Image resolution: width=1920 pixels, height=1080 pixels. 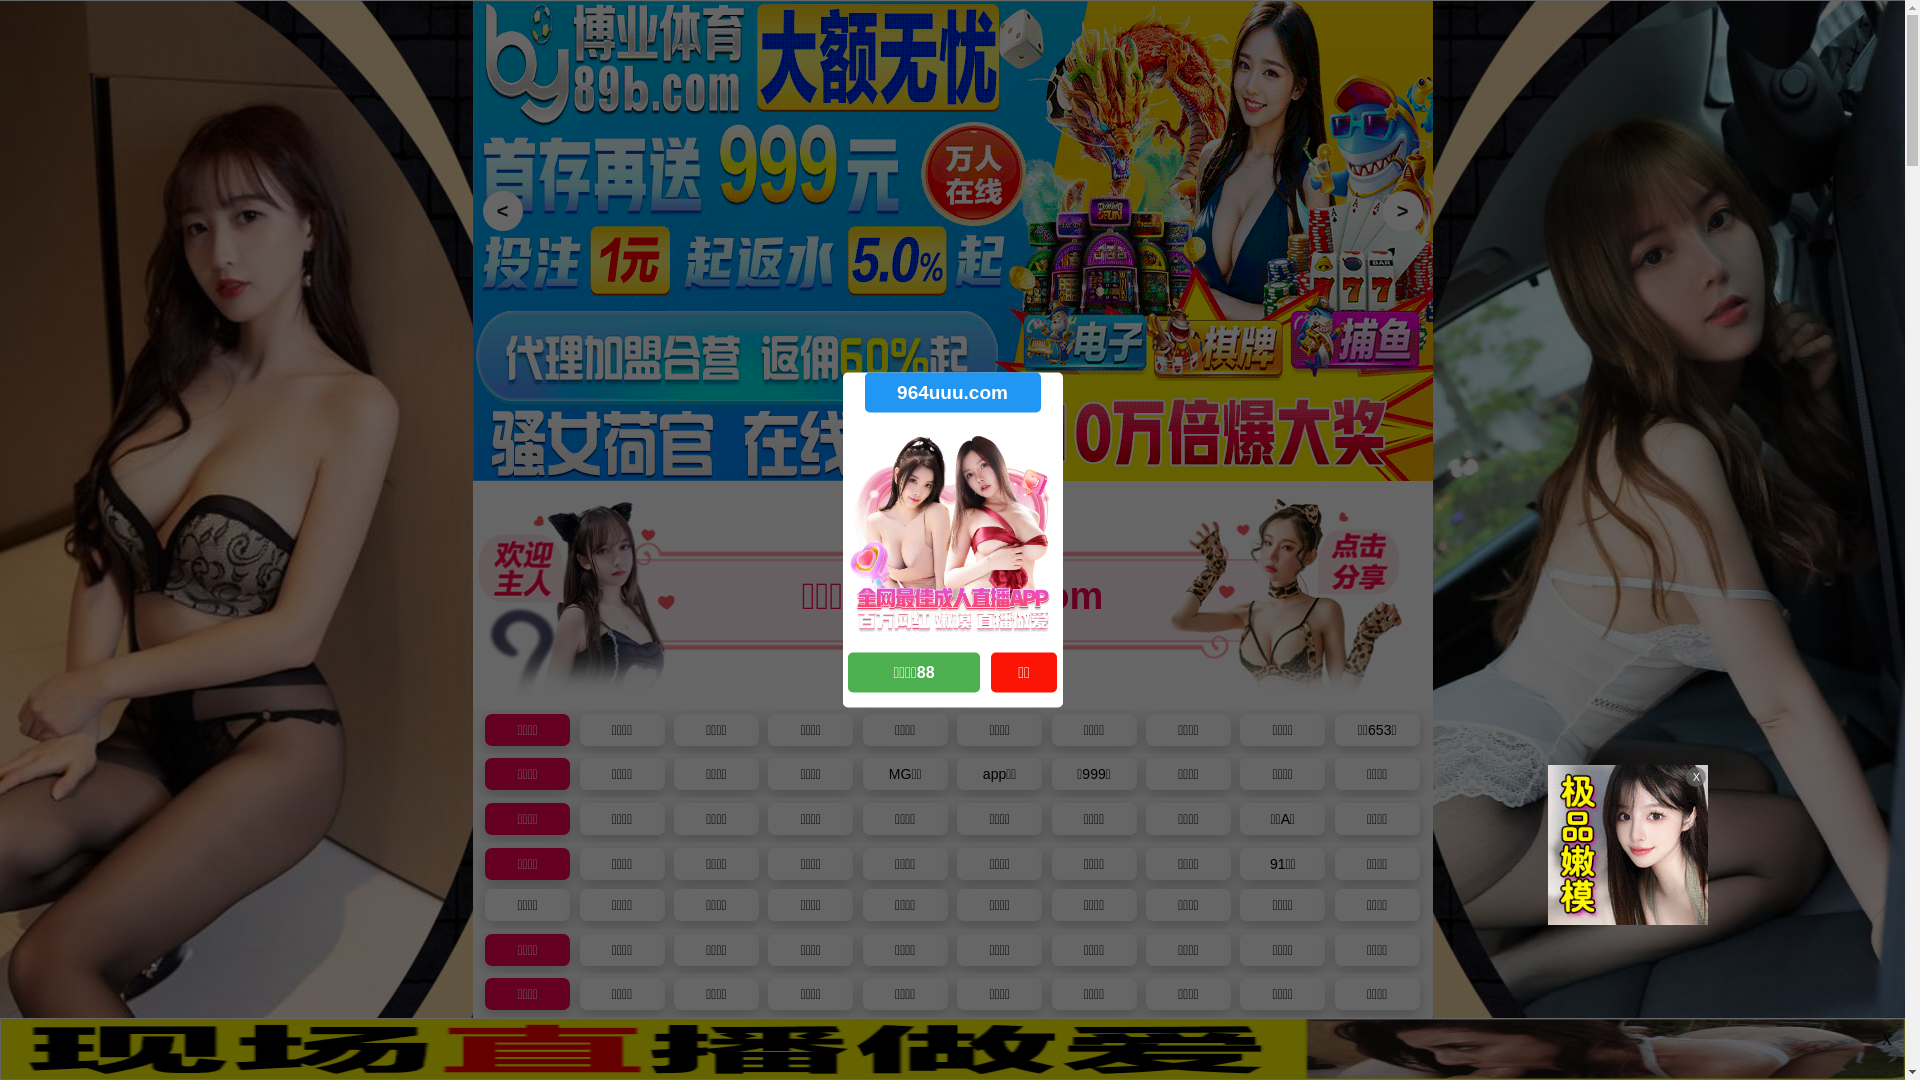 I want to click on '<', so click(x=502, y=211).